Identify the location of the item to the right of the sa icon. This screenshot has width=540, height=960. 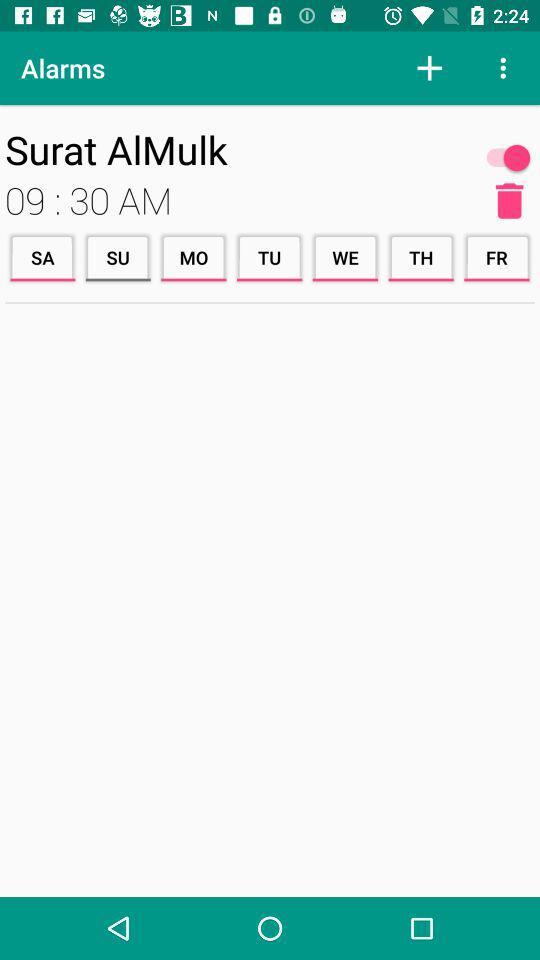
(118, 256).